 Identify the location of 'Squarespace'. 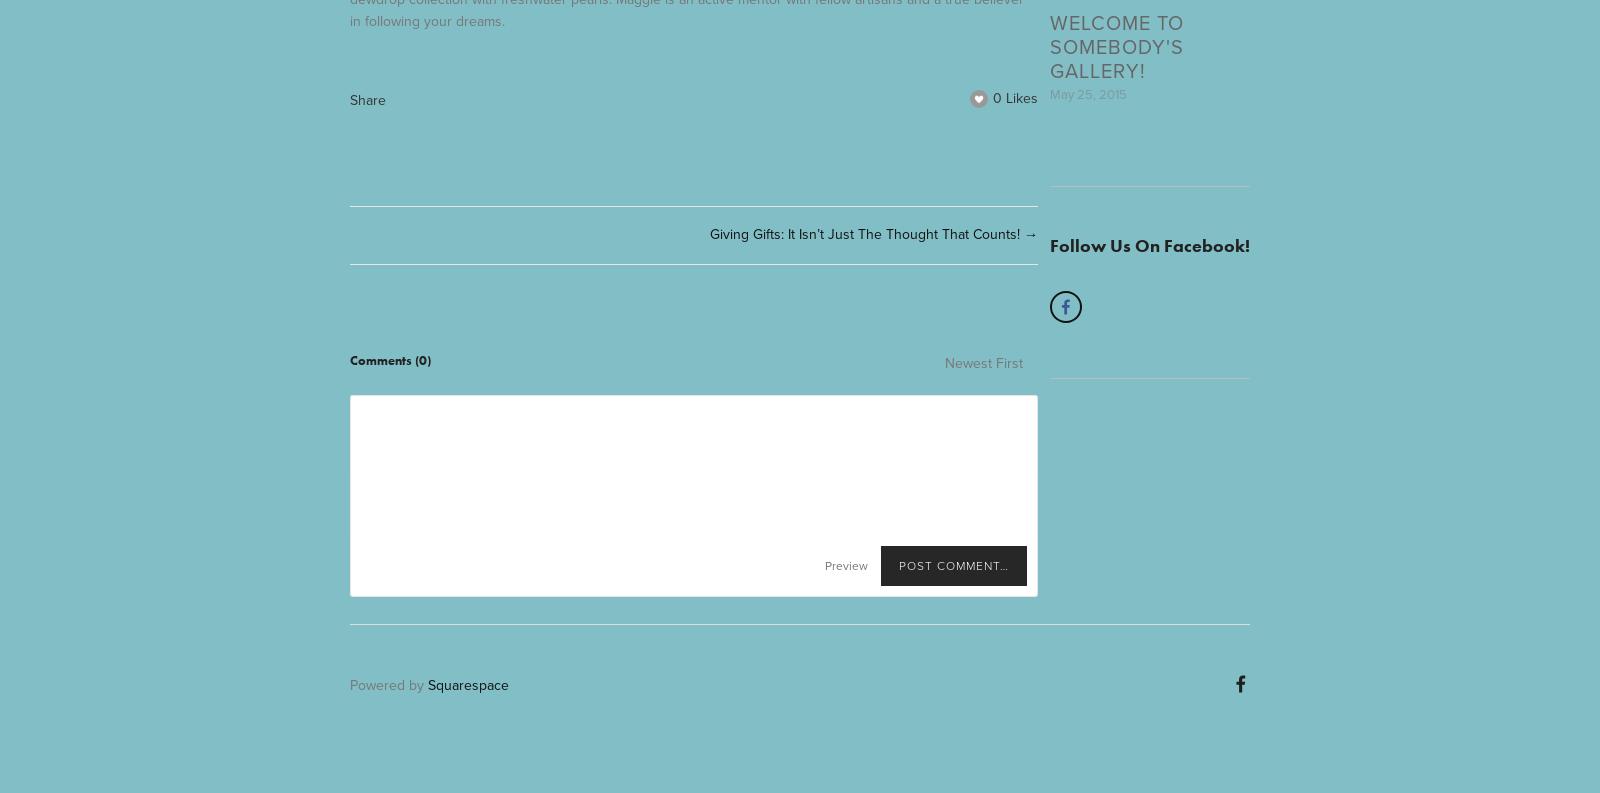
(427, 685).